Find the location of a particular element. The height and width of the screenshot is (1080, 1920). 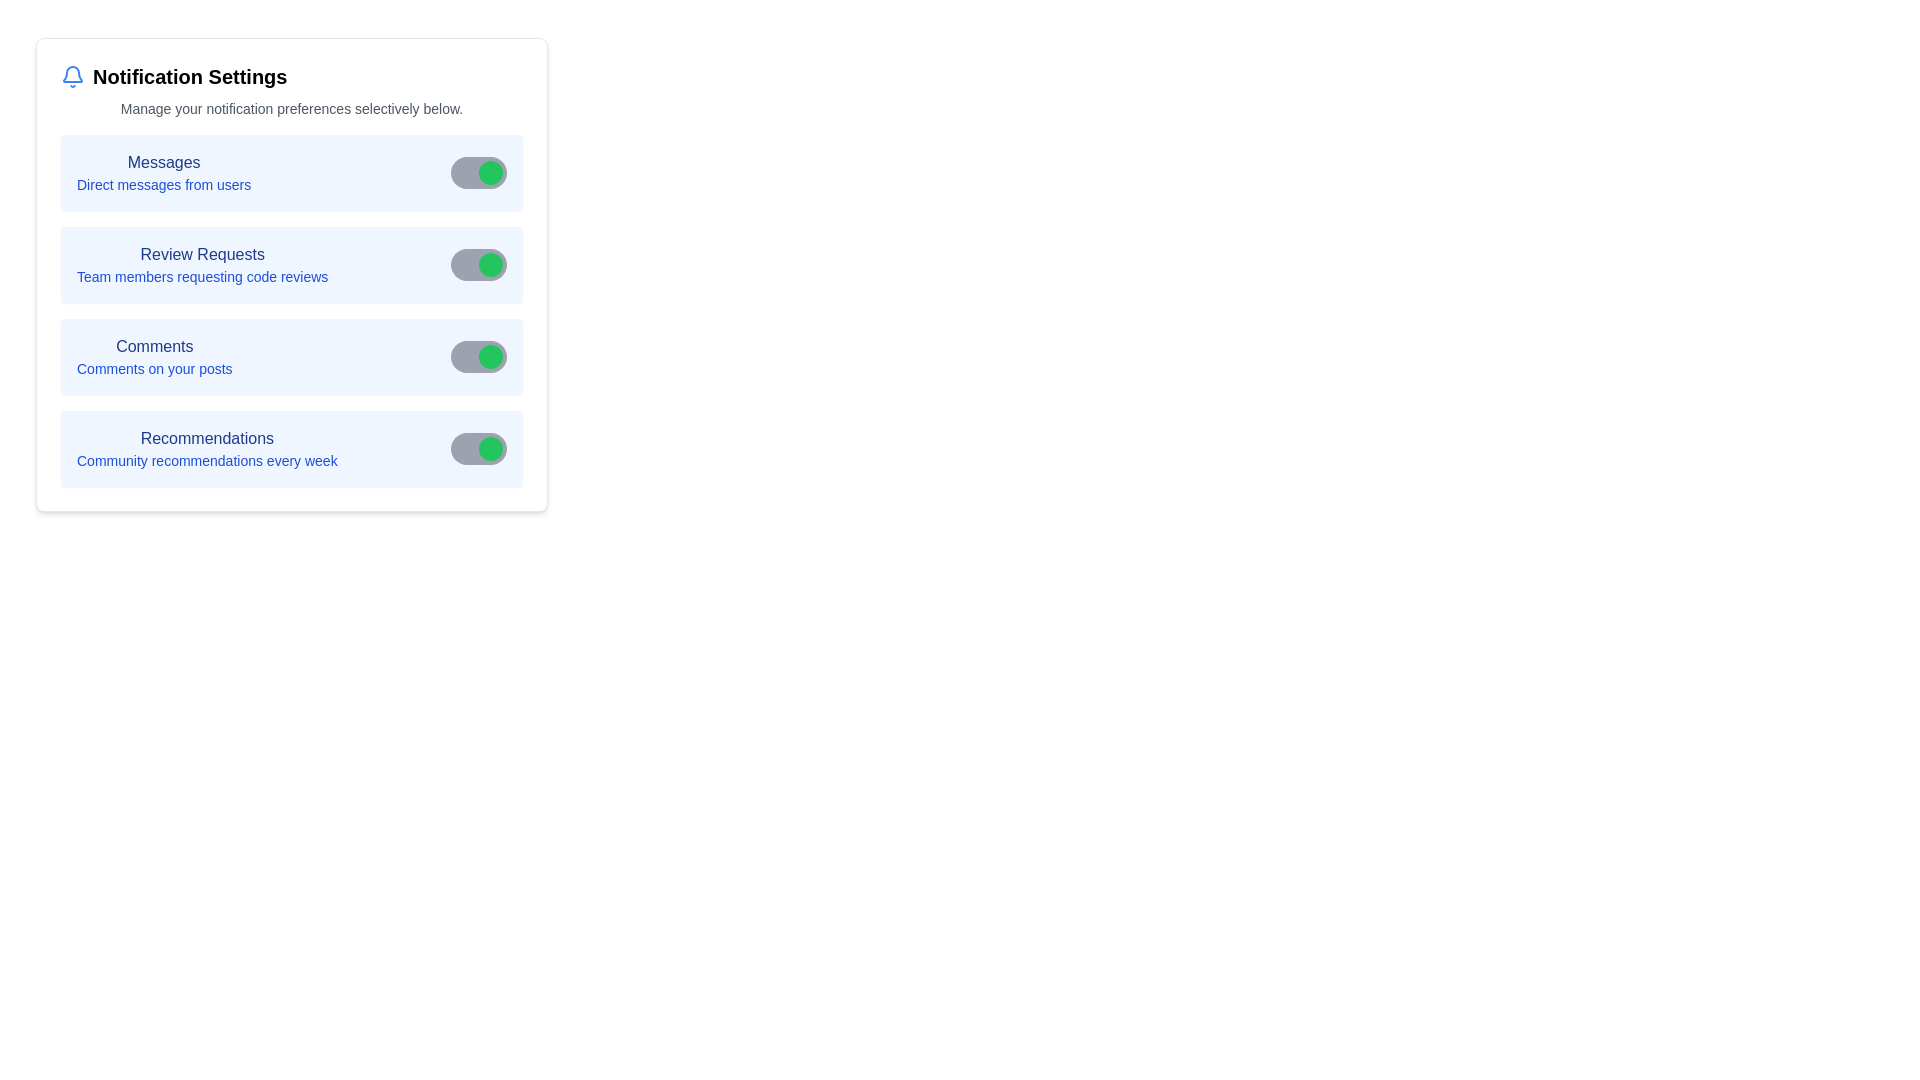

the toggle state of the 'Messages' interactive notification toggle card, which is the first card in the notification settings list is located at coordinates (291, 172).